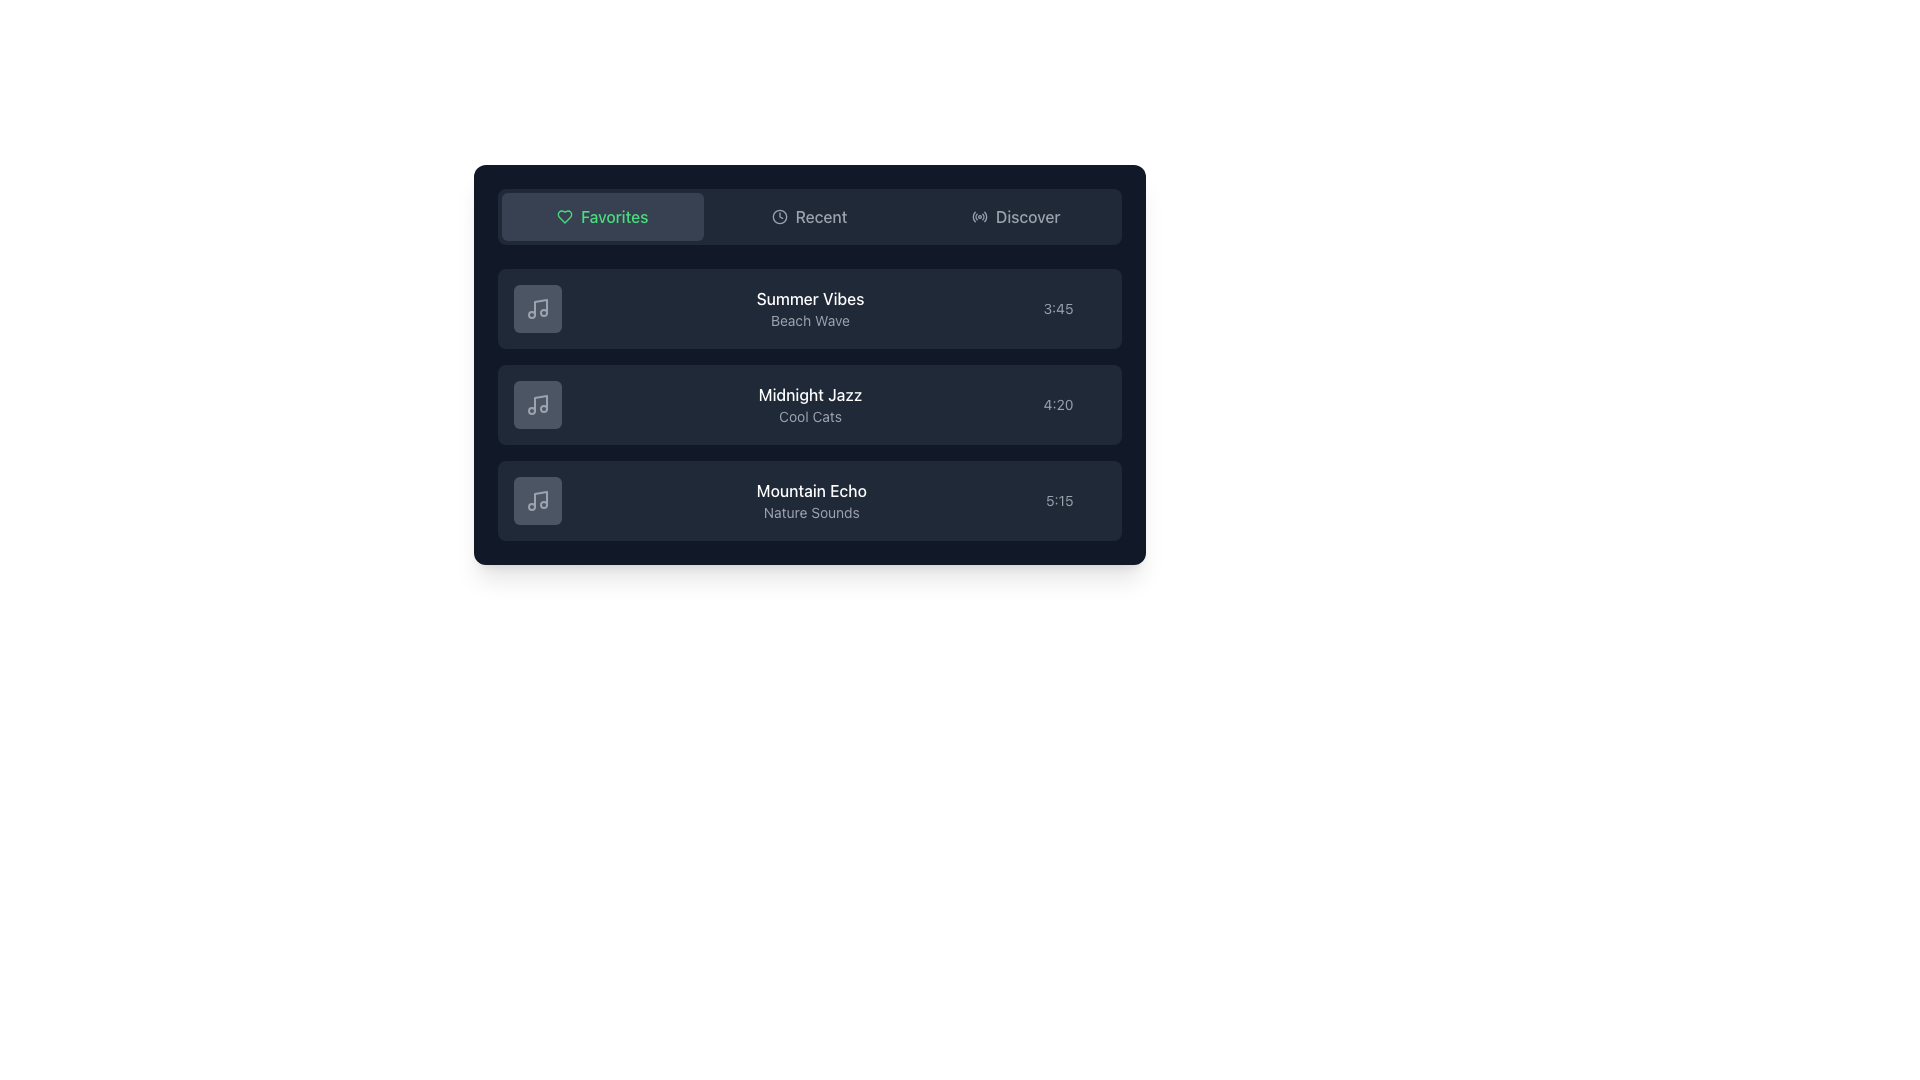 The height and width of the screenshot is (1080, 1920). What do you see at coordinates (809, 308) in the screenshot?
I see `the first list item labeled 'Summer Vibes' with a musical note icon` at bounding box center [809, 308].